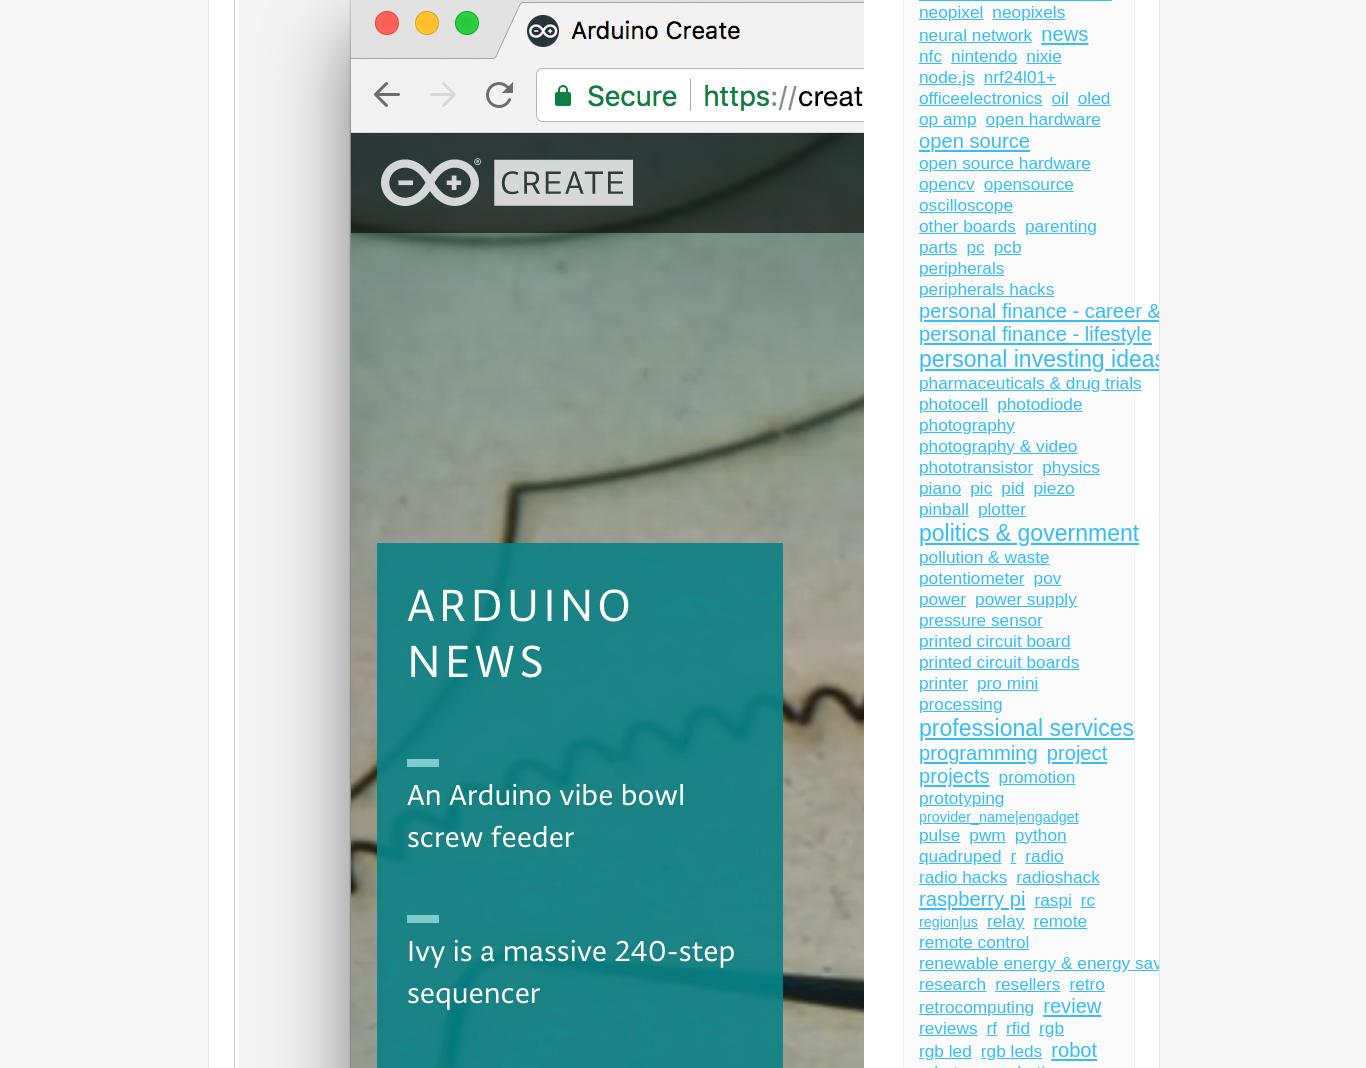  Describe the element at coordinates (961, 798) in the screenshot. I see `'prototyping'` at that location.